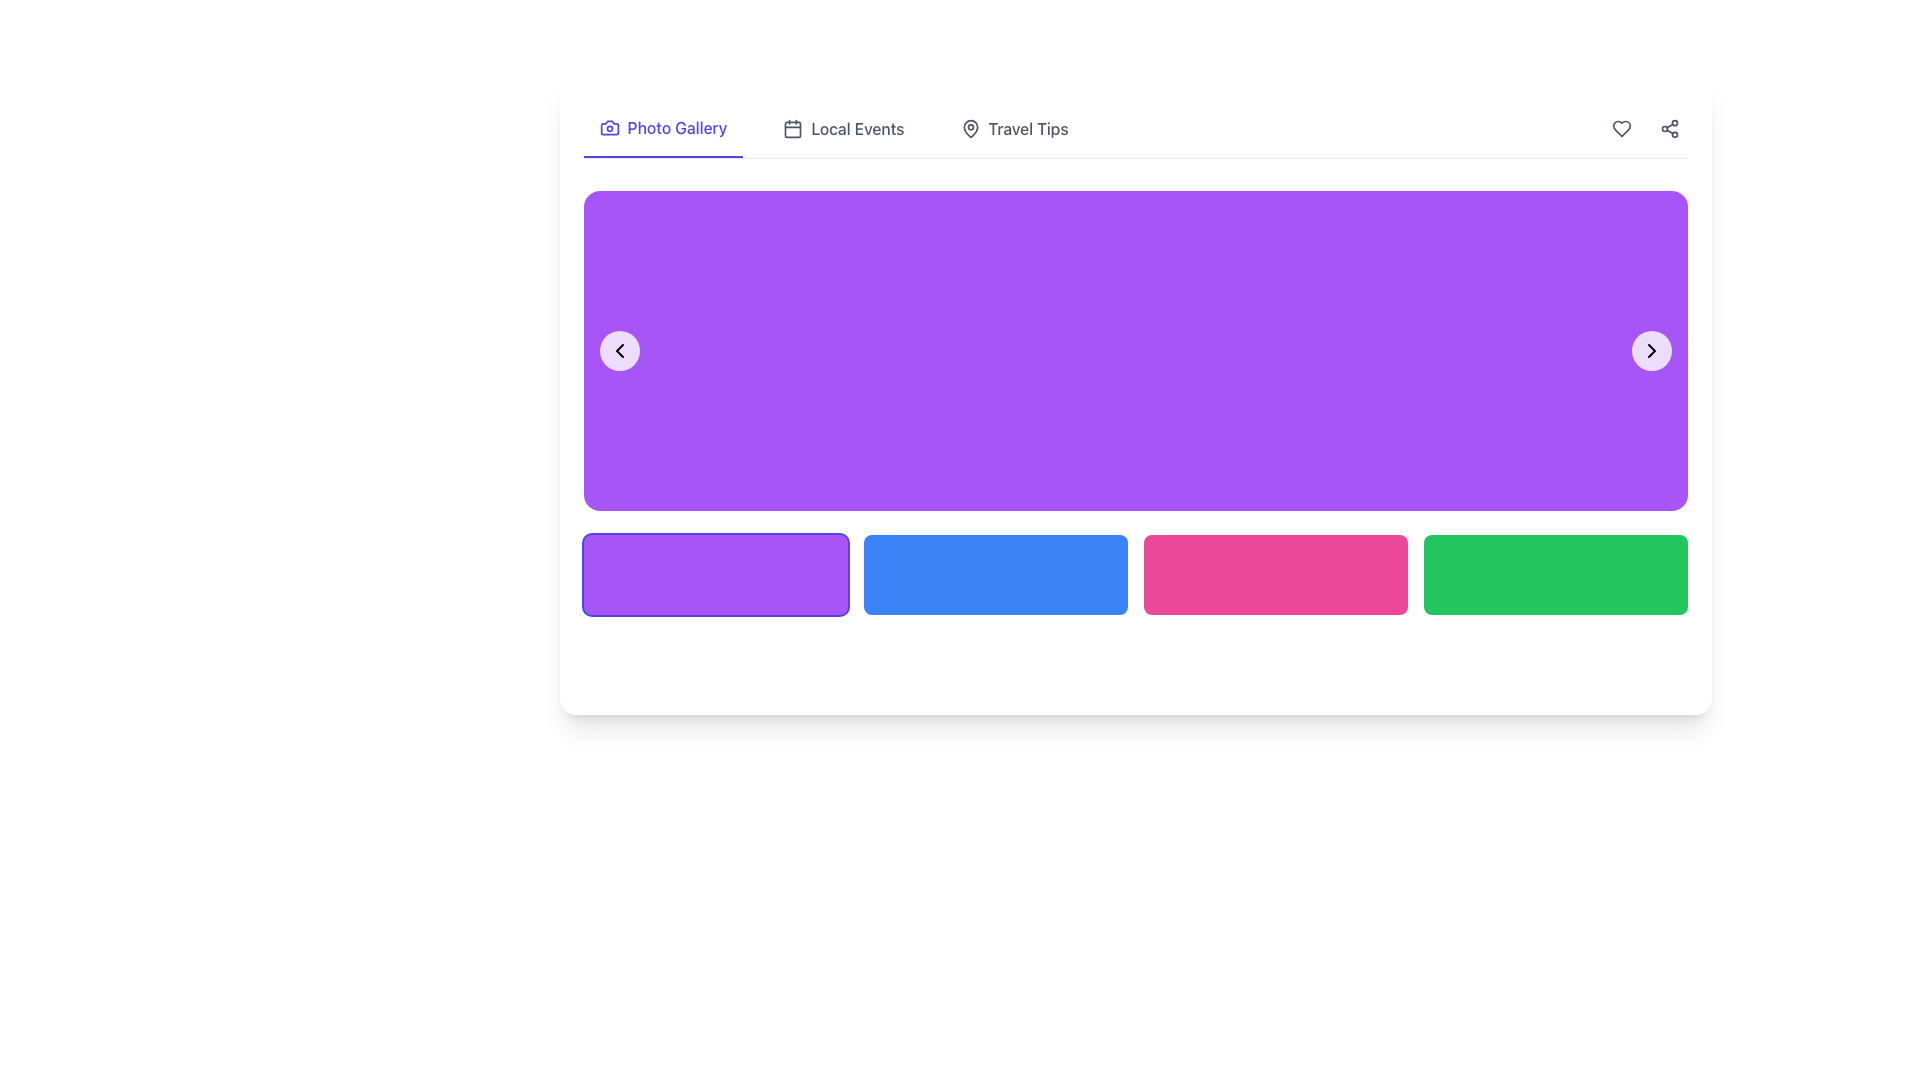 This screenshot has width=1920, height=1080. I want to click on the calendar icon representing the 'Local Events' navigation item, which is a compact rectangle with rounded corners and internal lines indicating a calendar layout, so click(792, 128).